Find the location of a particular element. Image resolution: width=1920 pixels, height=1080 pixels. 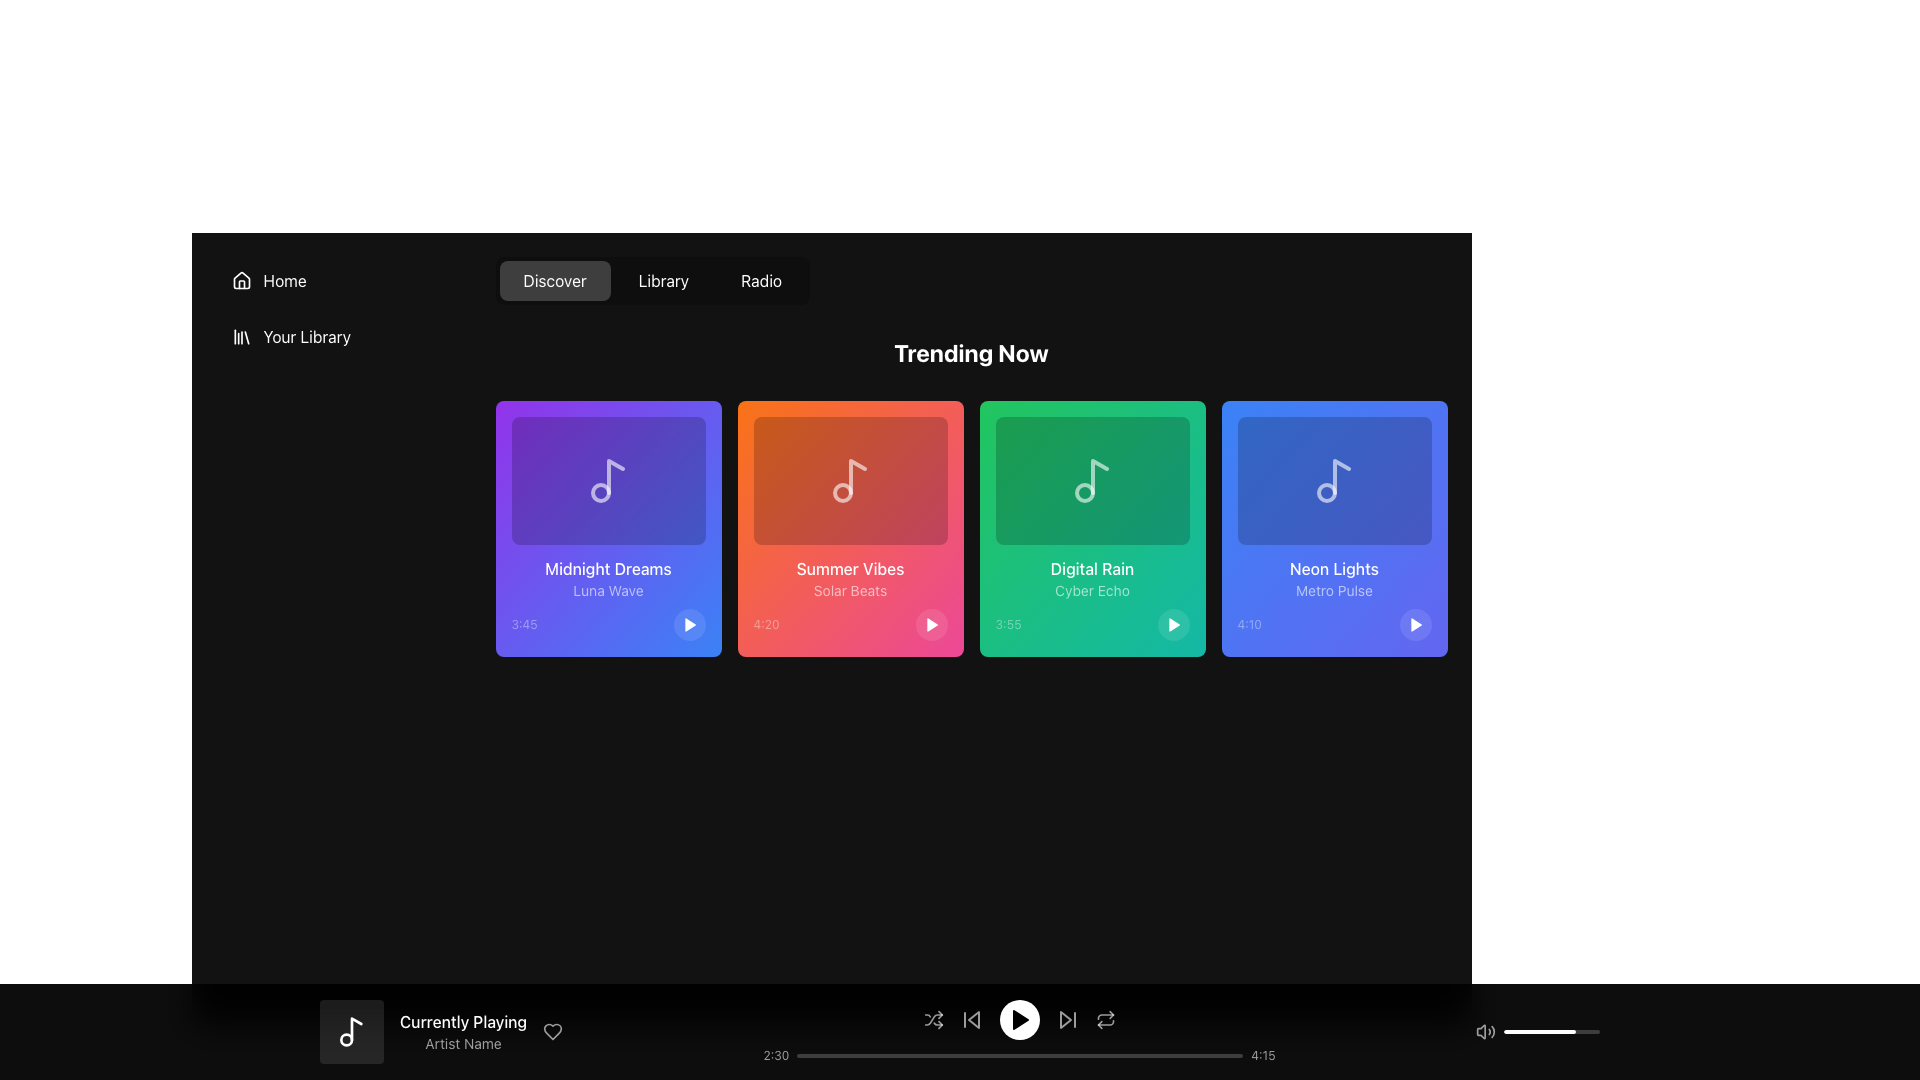

the static text element displaying 'Digital Rain', which is centrally positioned on a green gradient background within a card in the 'Trending Now' section is located at coordinates (1091, 569).